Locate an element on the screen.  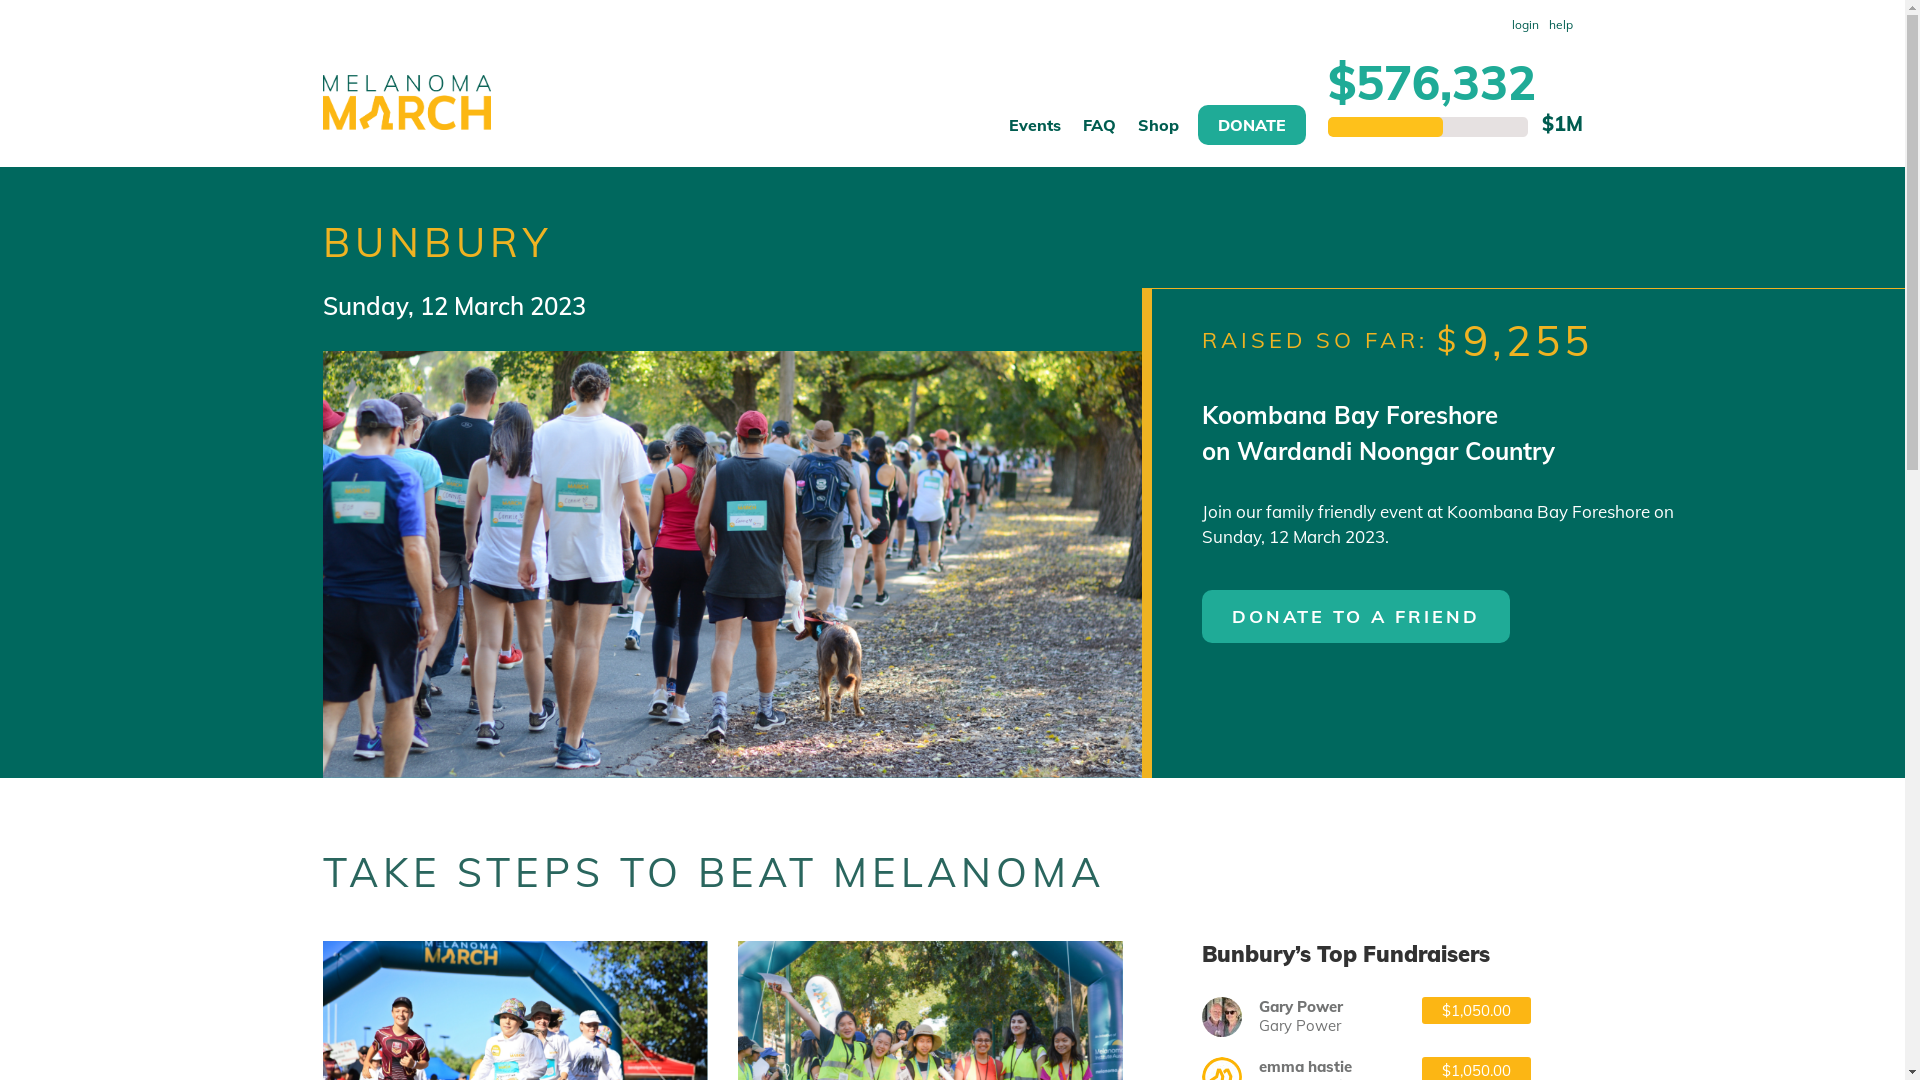
'login' is located at coordinates (1523, 24).